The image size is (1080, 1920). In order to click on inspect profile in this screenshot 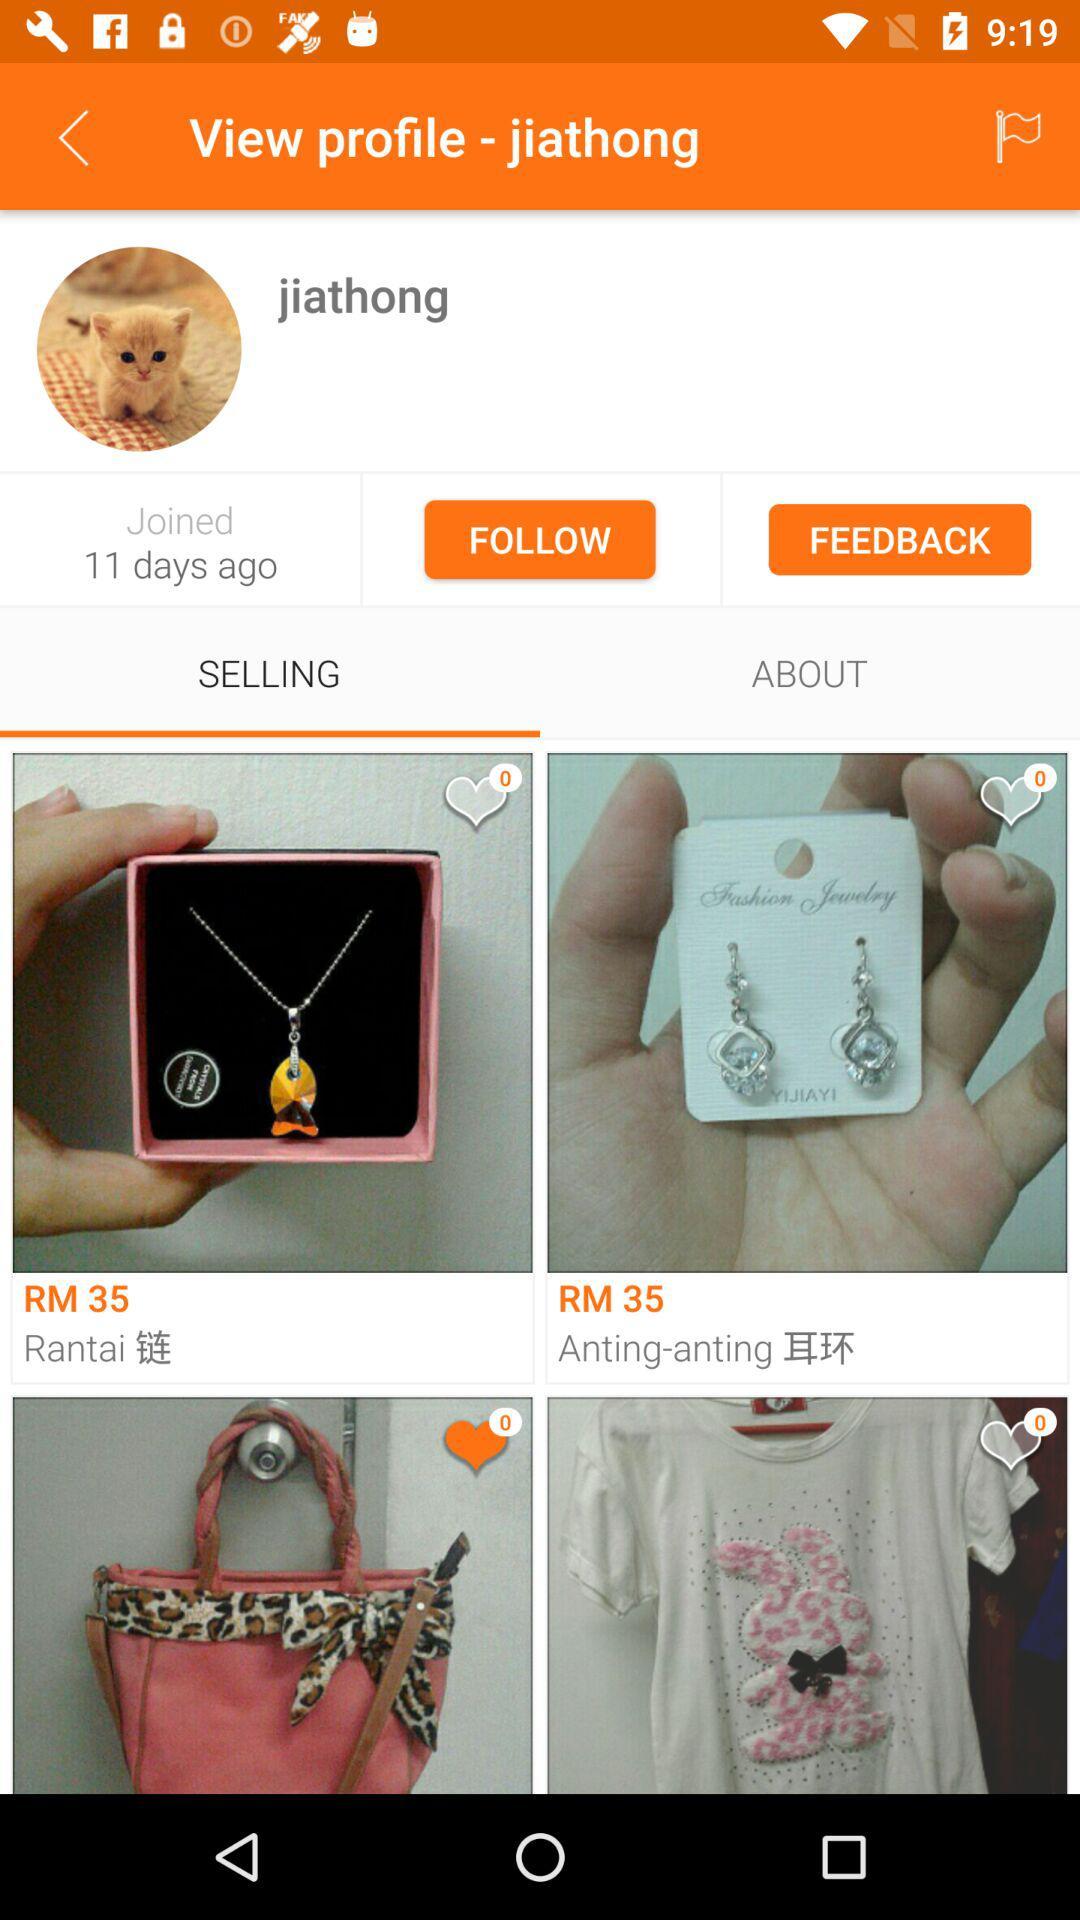, I will do `click(138, 349)`.